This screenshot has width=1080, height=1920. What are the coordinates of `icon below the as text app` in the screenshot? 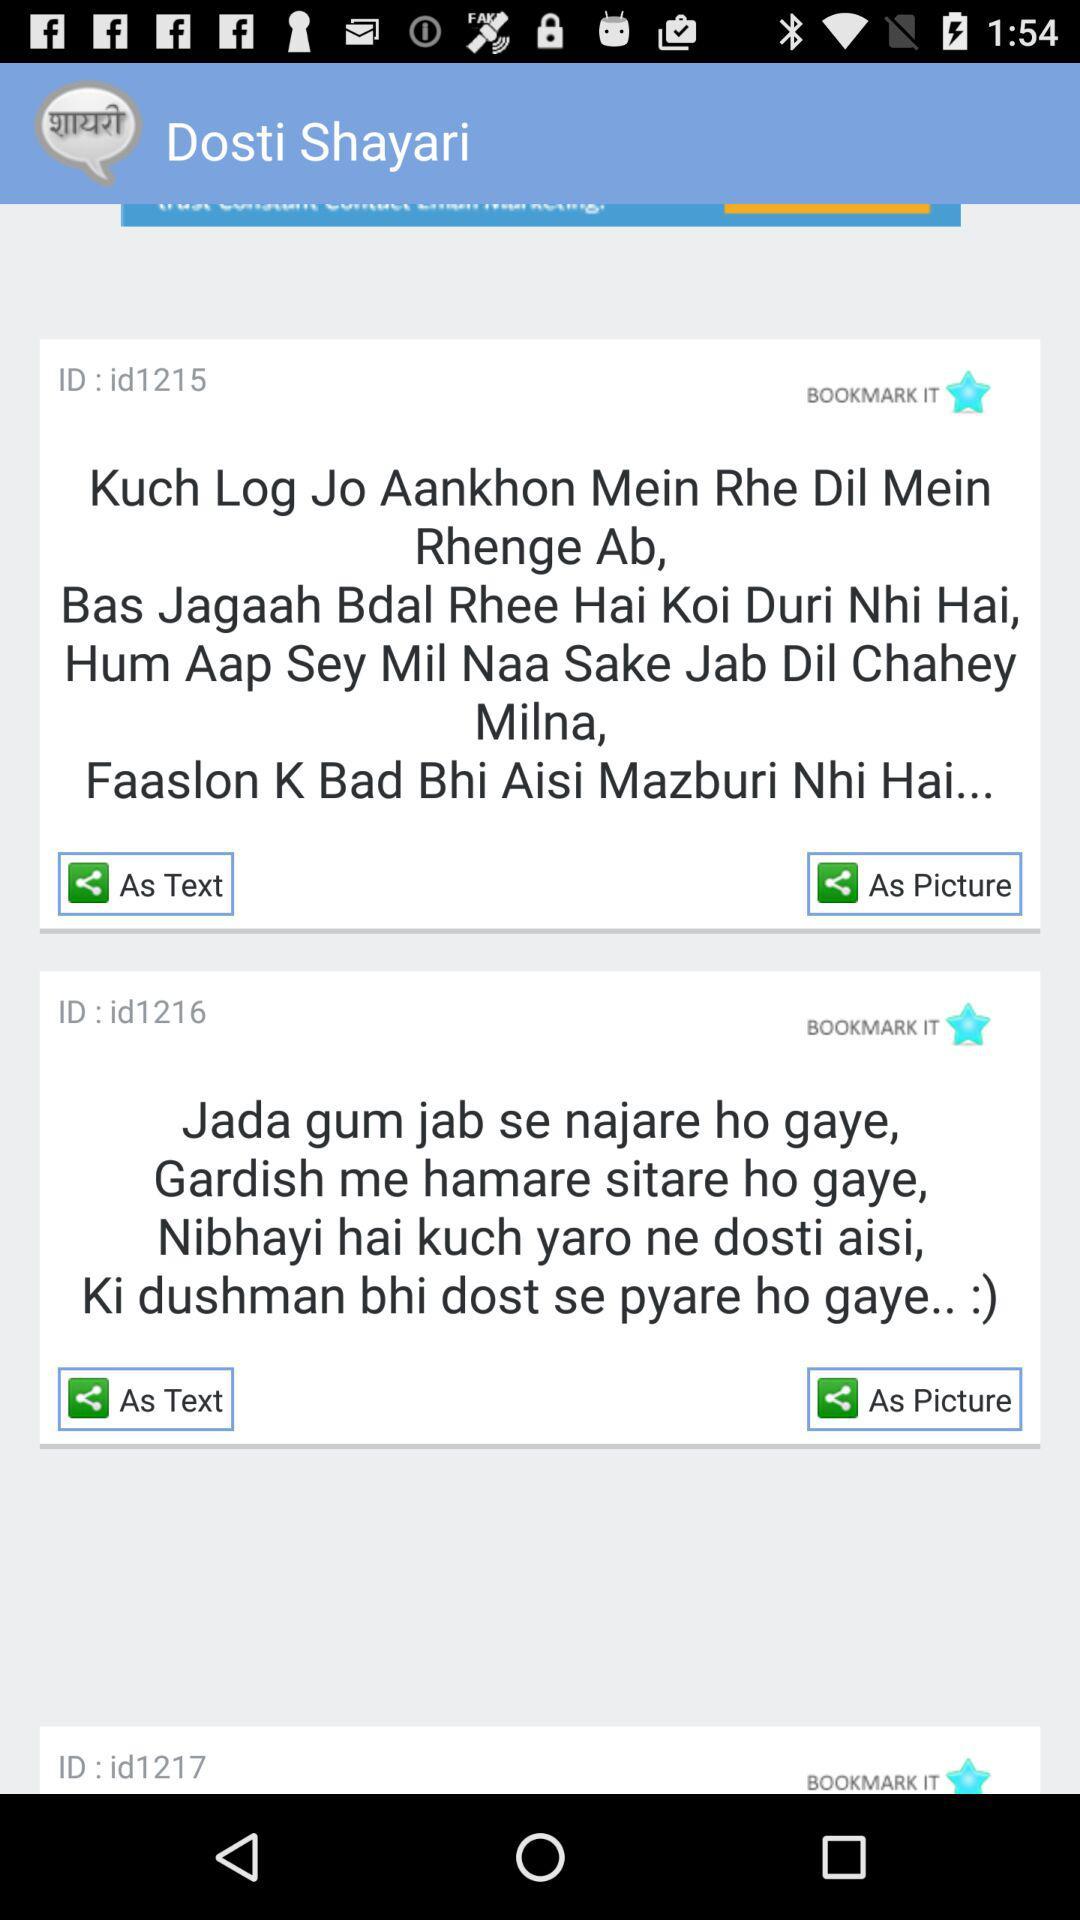 It's located at (169, 1765).